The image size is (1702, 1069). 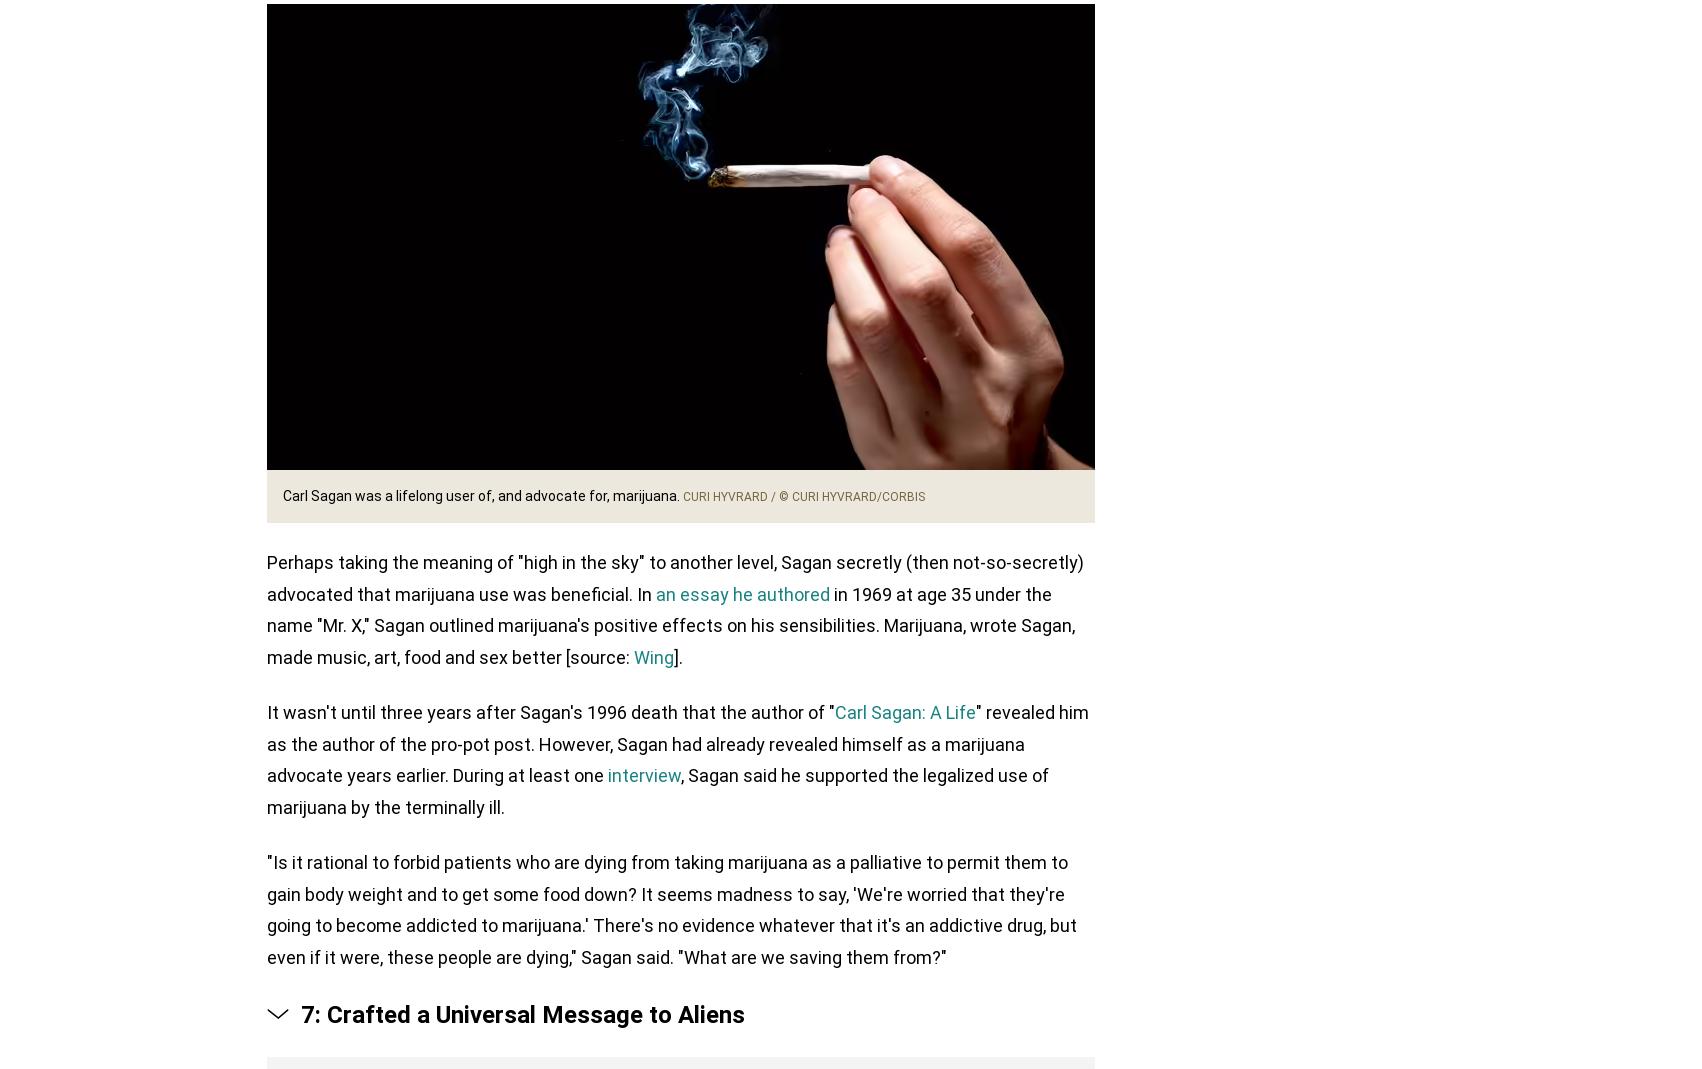 What do you see at coordinates (654, 656) in the screenshot?
I see `'Wing'` at bounding box center [654, 656].